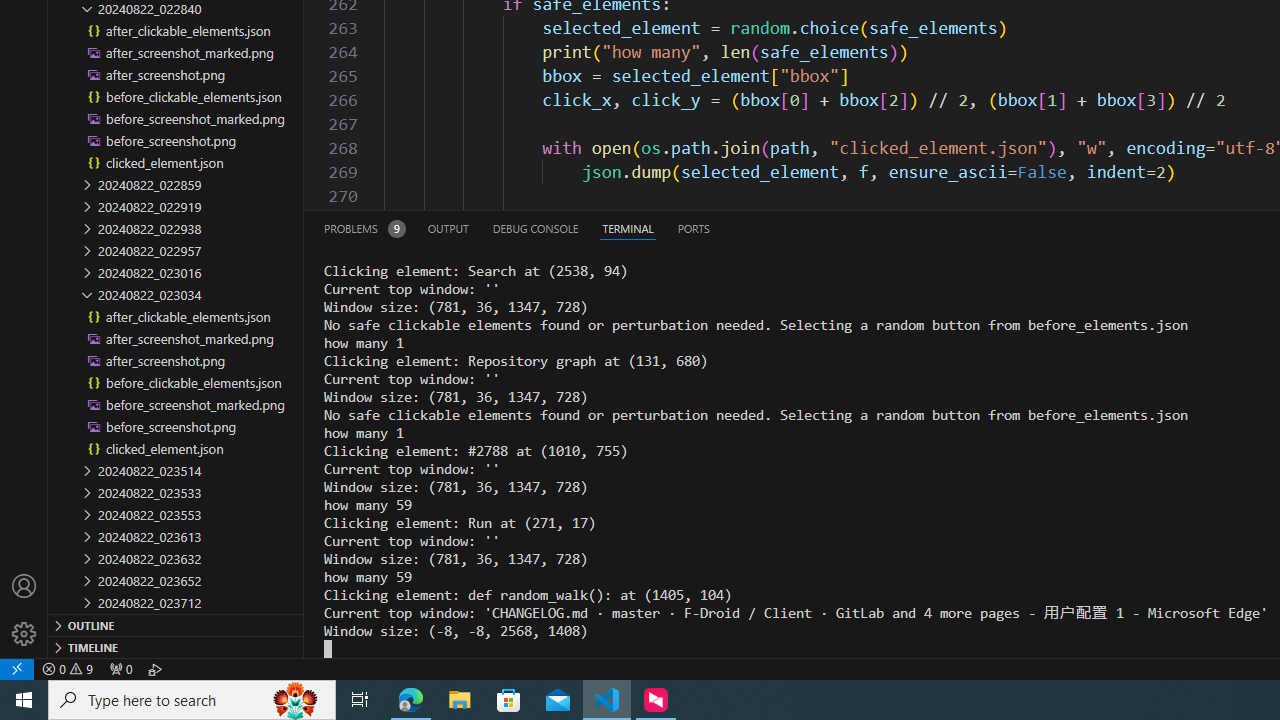 Image resolution: width=1280 pixels, height=720 pixels. Describe the element at coordinates (176, 623) in the screenshot. I see `'Outline Section'` at that location.